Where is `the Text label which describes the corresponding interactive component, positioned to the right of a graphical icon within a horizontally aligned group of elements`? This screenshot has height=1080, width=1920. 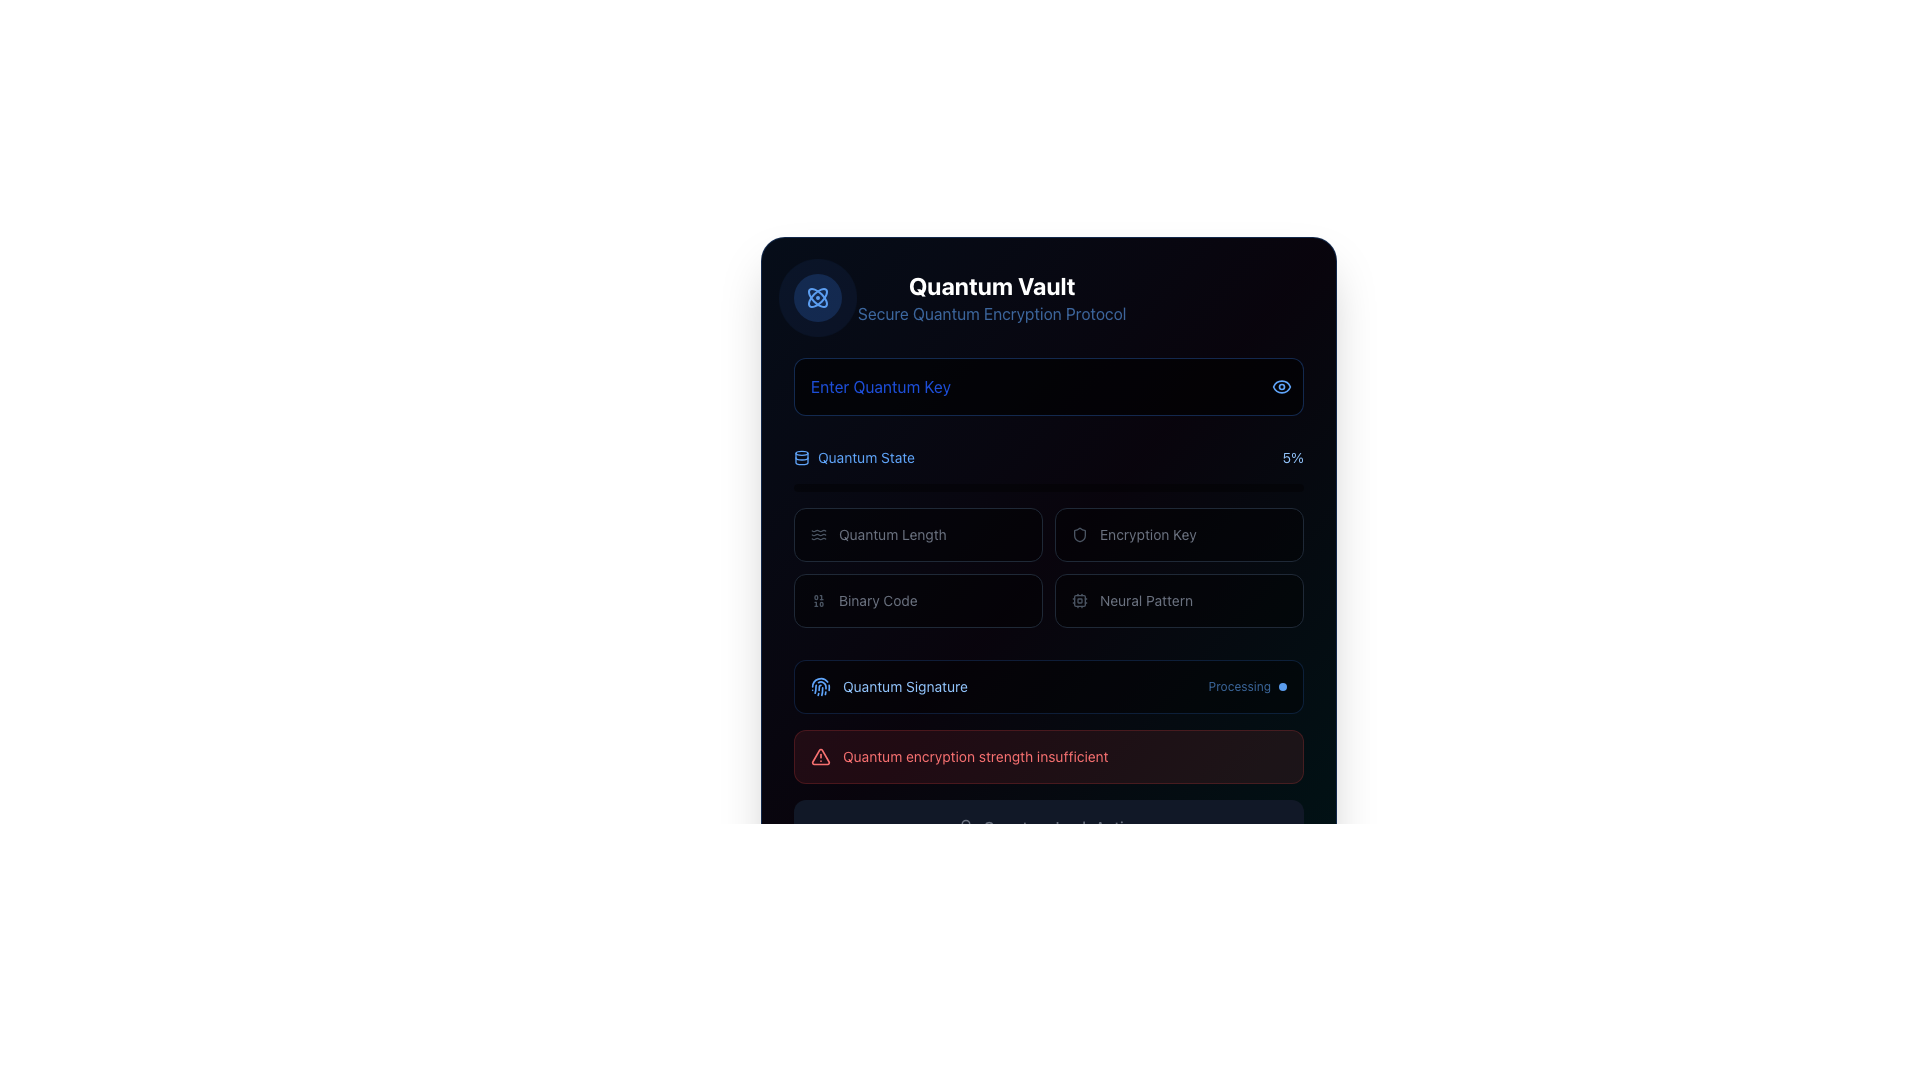 the Text label which describes the corresponding interactive component, positioned to the right of a graphical icon within a horizontally aligned group of elements is located at coordinates (1148, 534).